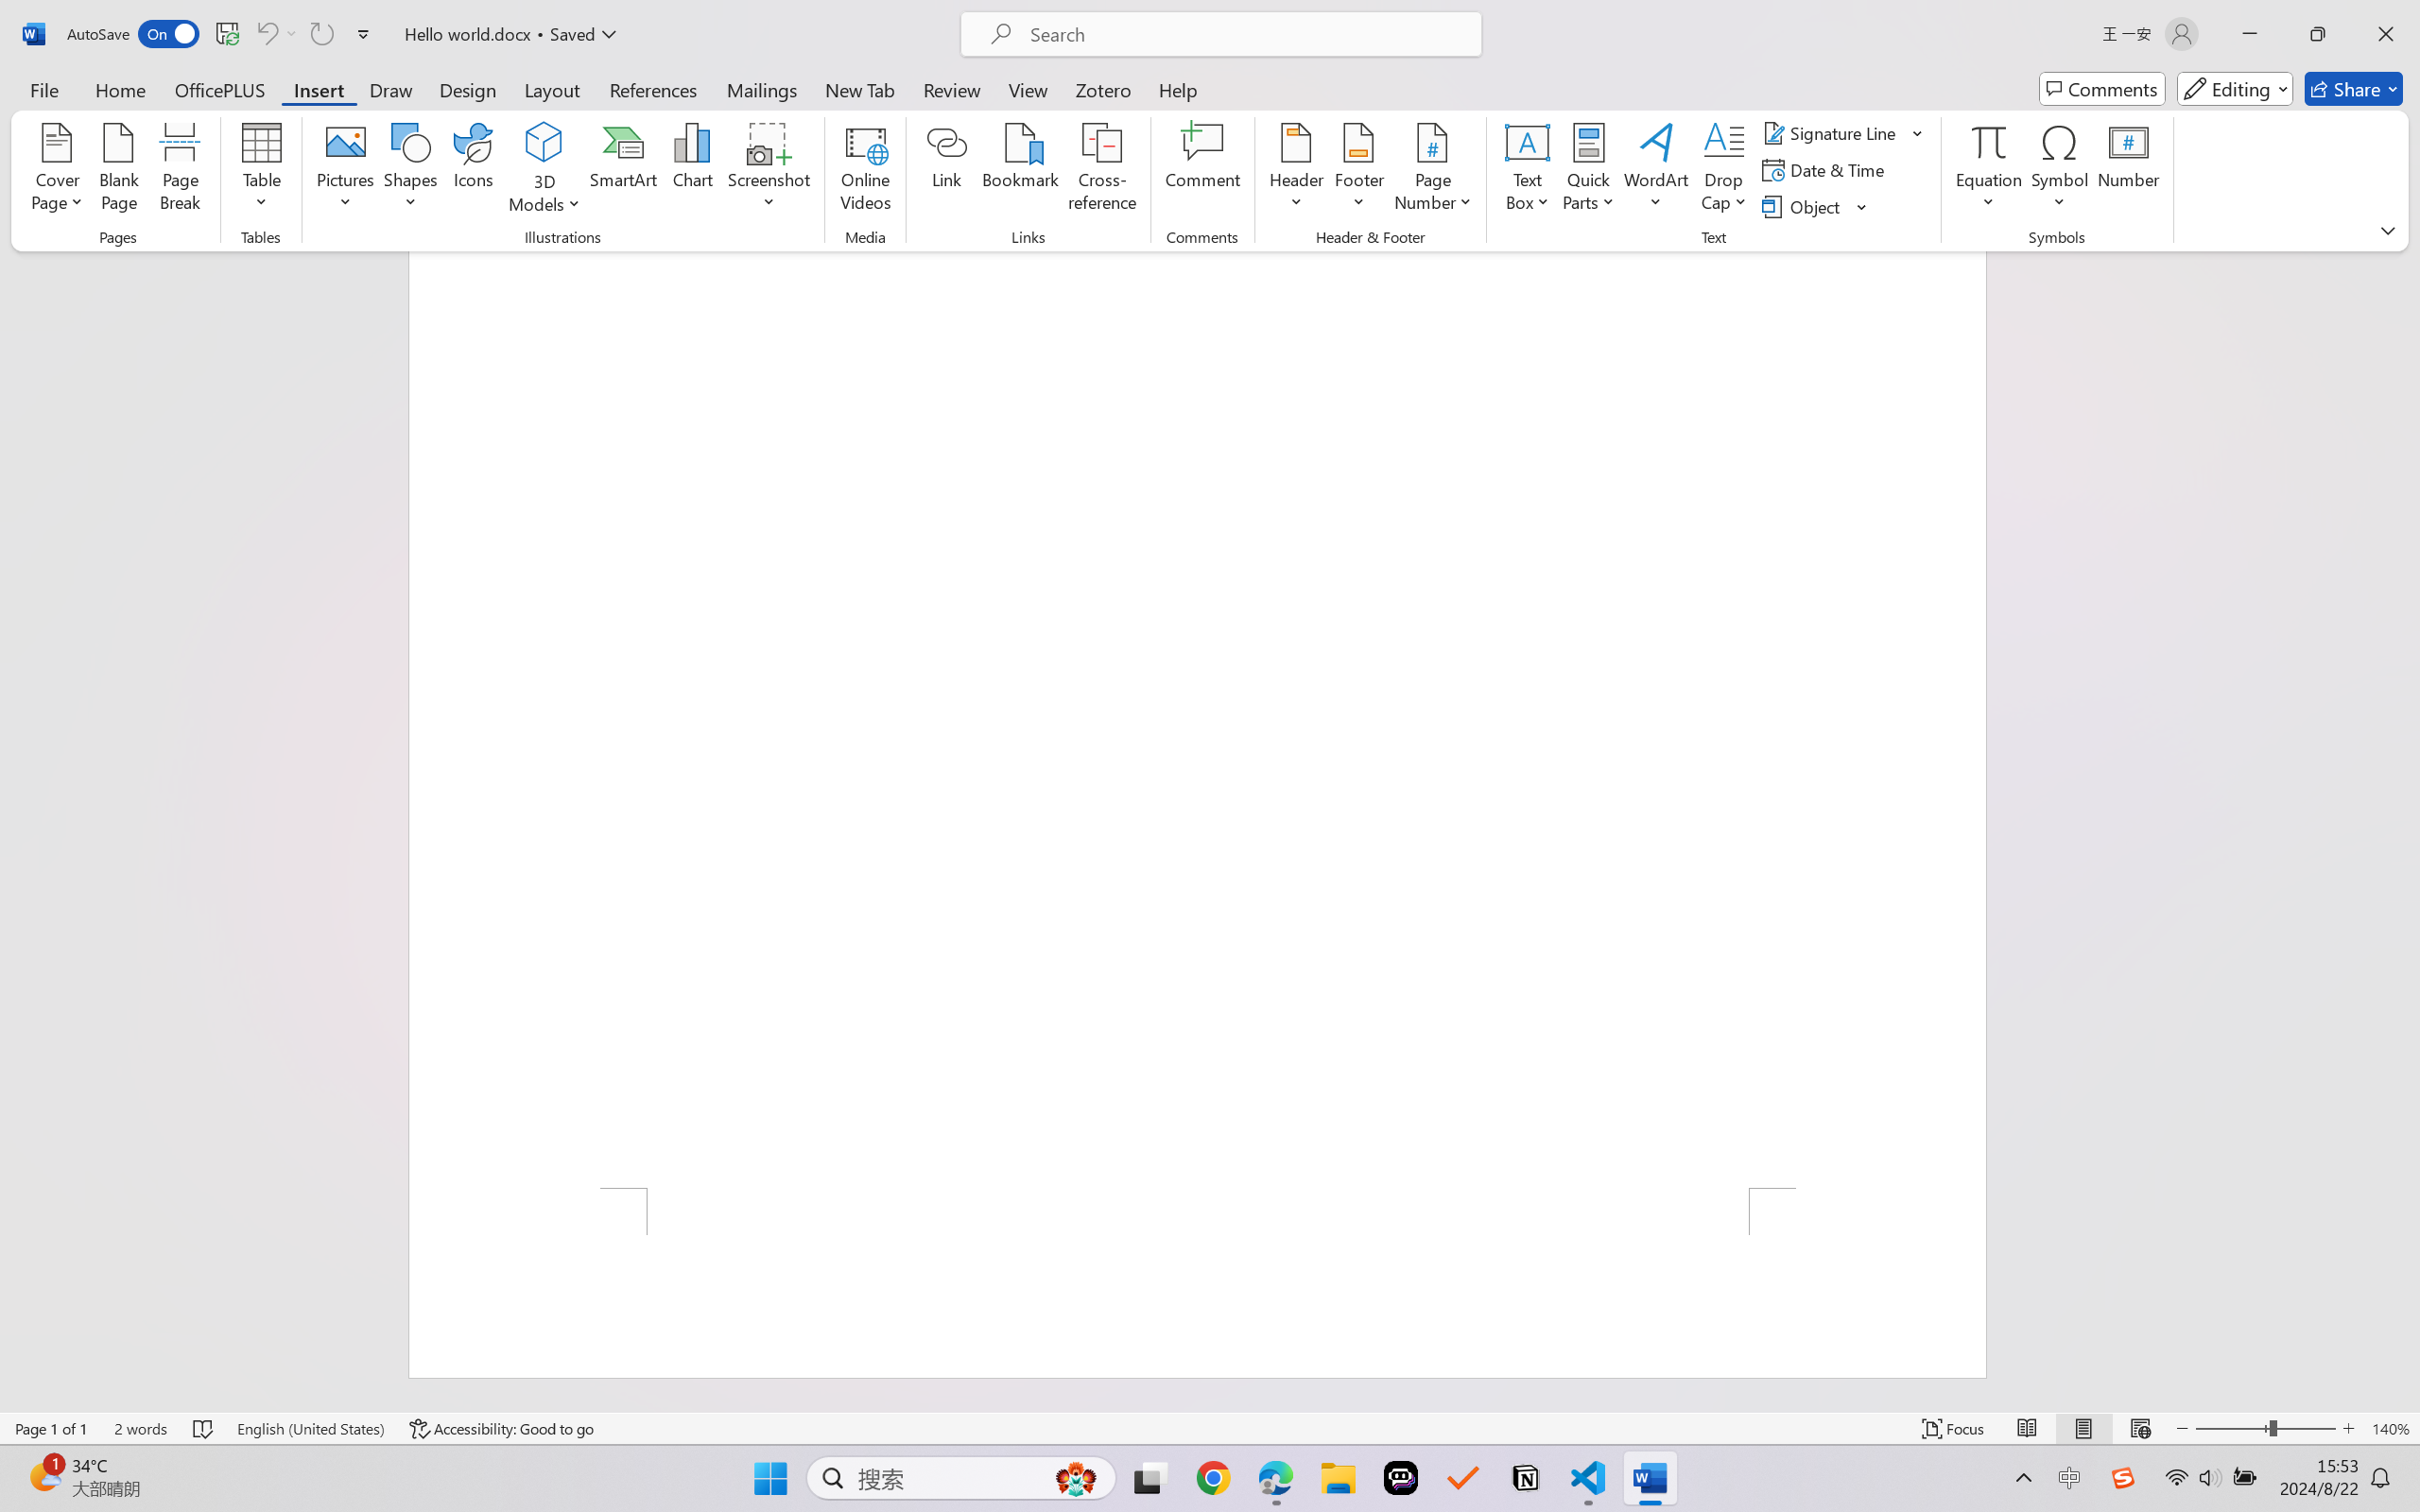  I want to click on 'References', so click(653, 88).